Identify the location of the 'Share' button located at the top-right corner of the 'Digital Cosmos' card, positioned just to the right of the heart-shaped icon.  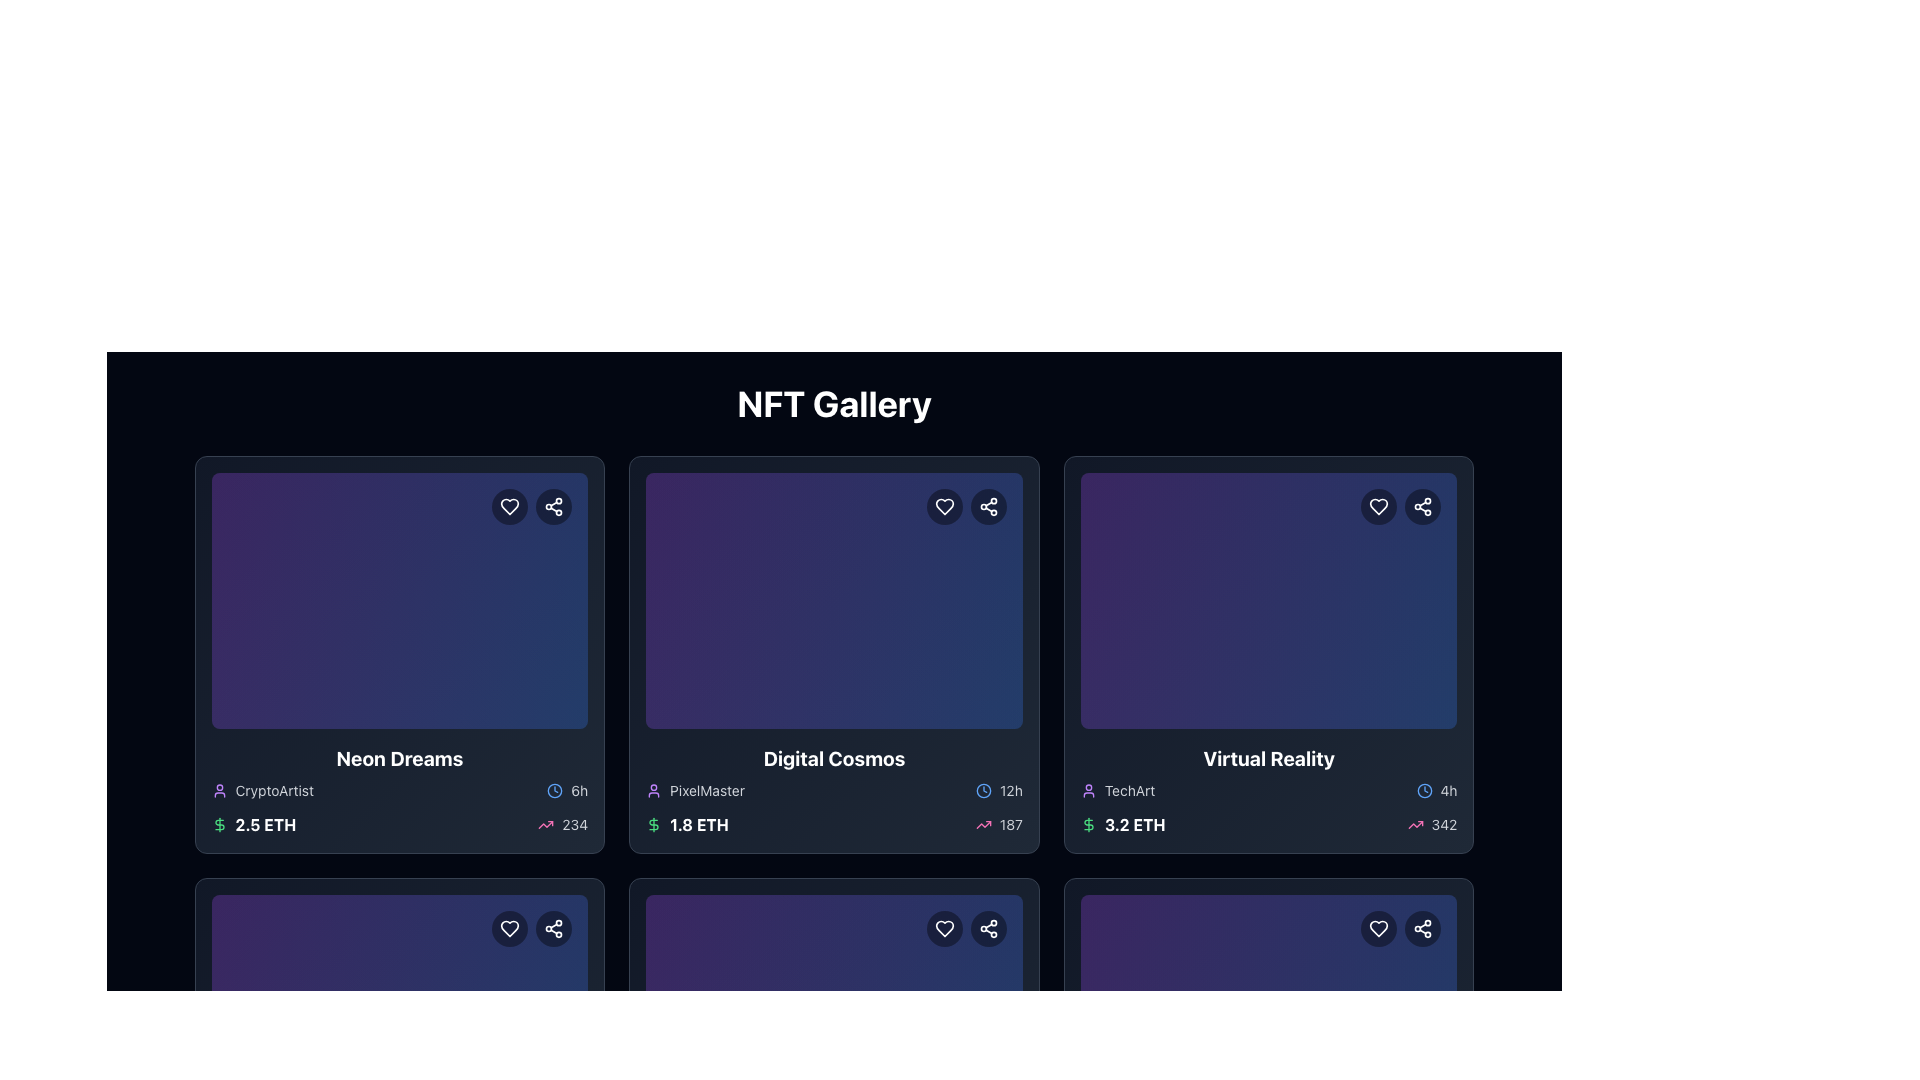
(988, 505).